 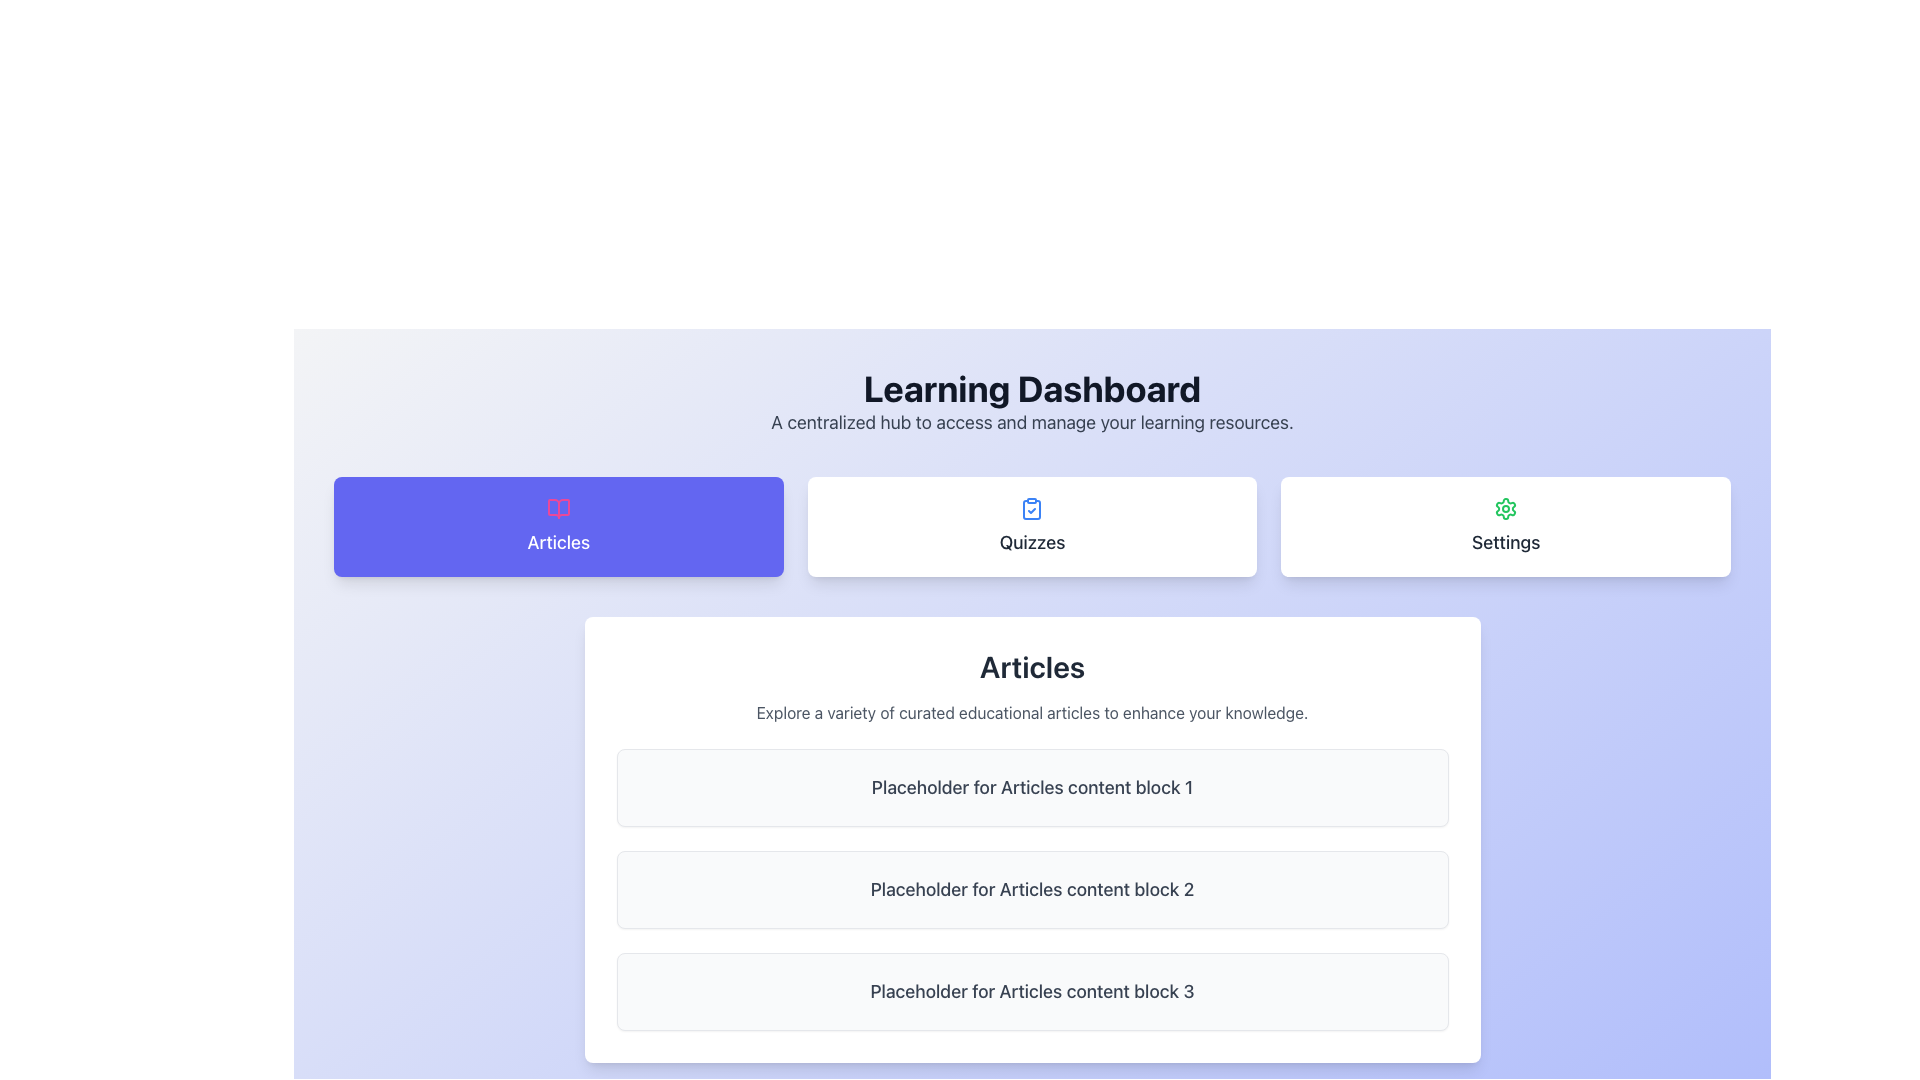 I want to click on text content of the third placeholder block for informational content under the 'Articles' section, located near the bottom of the grid, so click(x=1032, y=991).